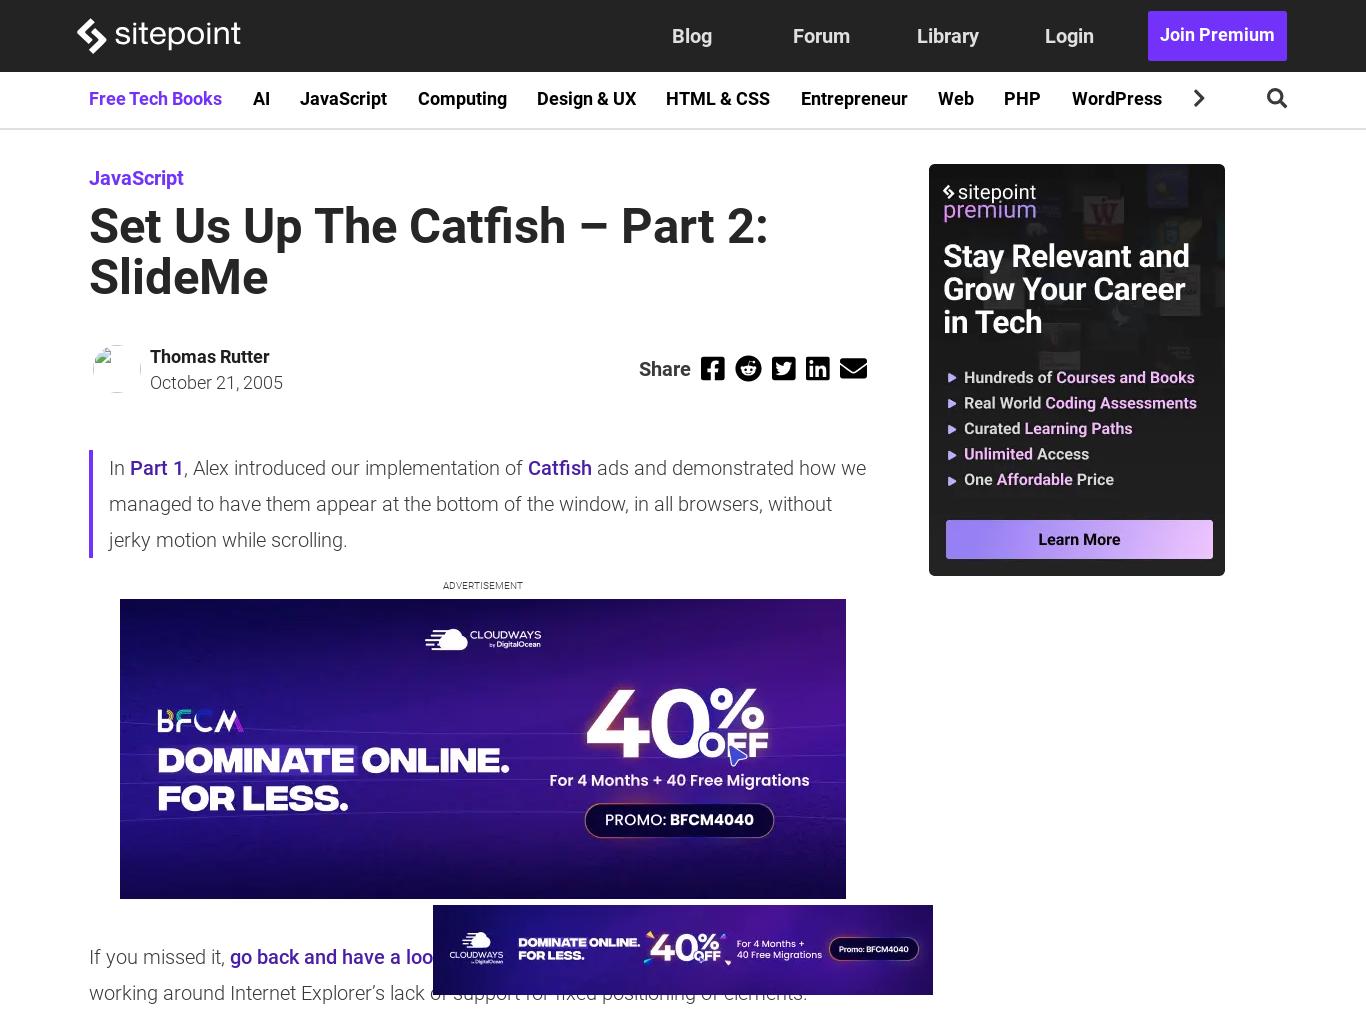  Describe the element at coordinates (584, 98) in the screenshot. I see `'Design & UX'` at that location.